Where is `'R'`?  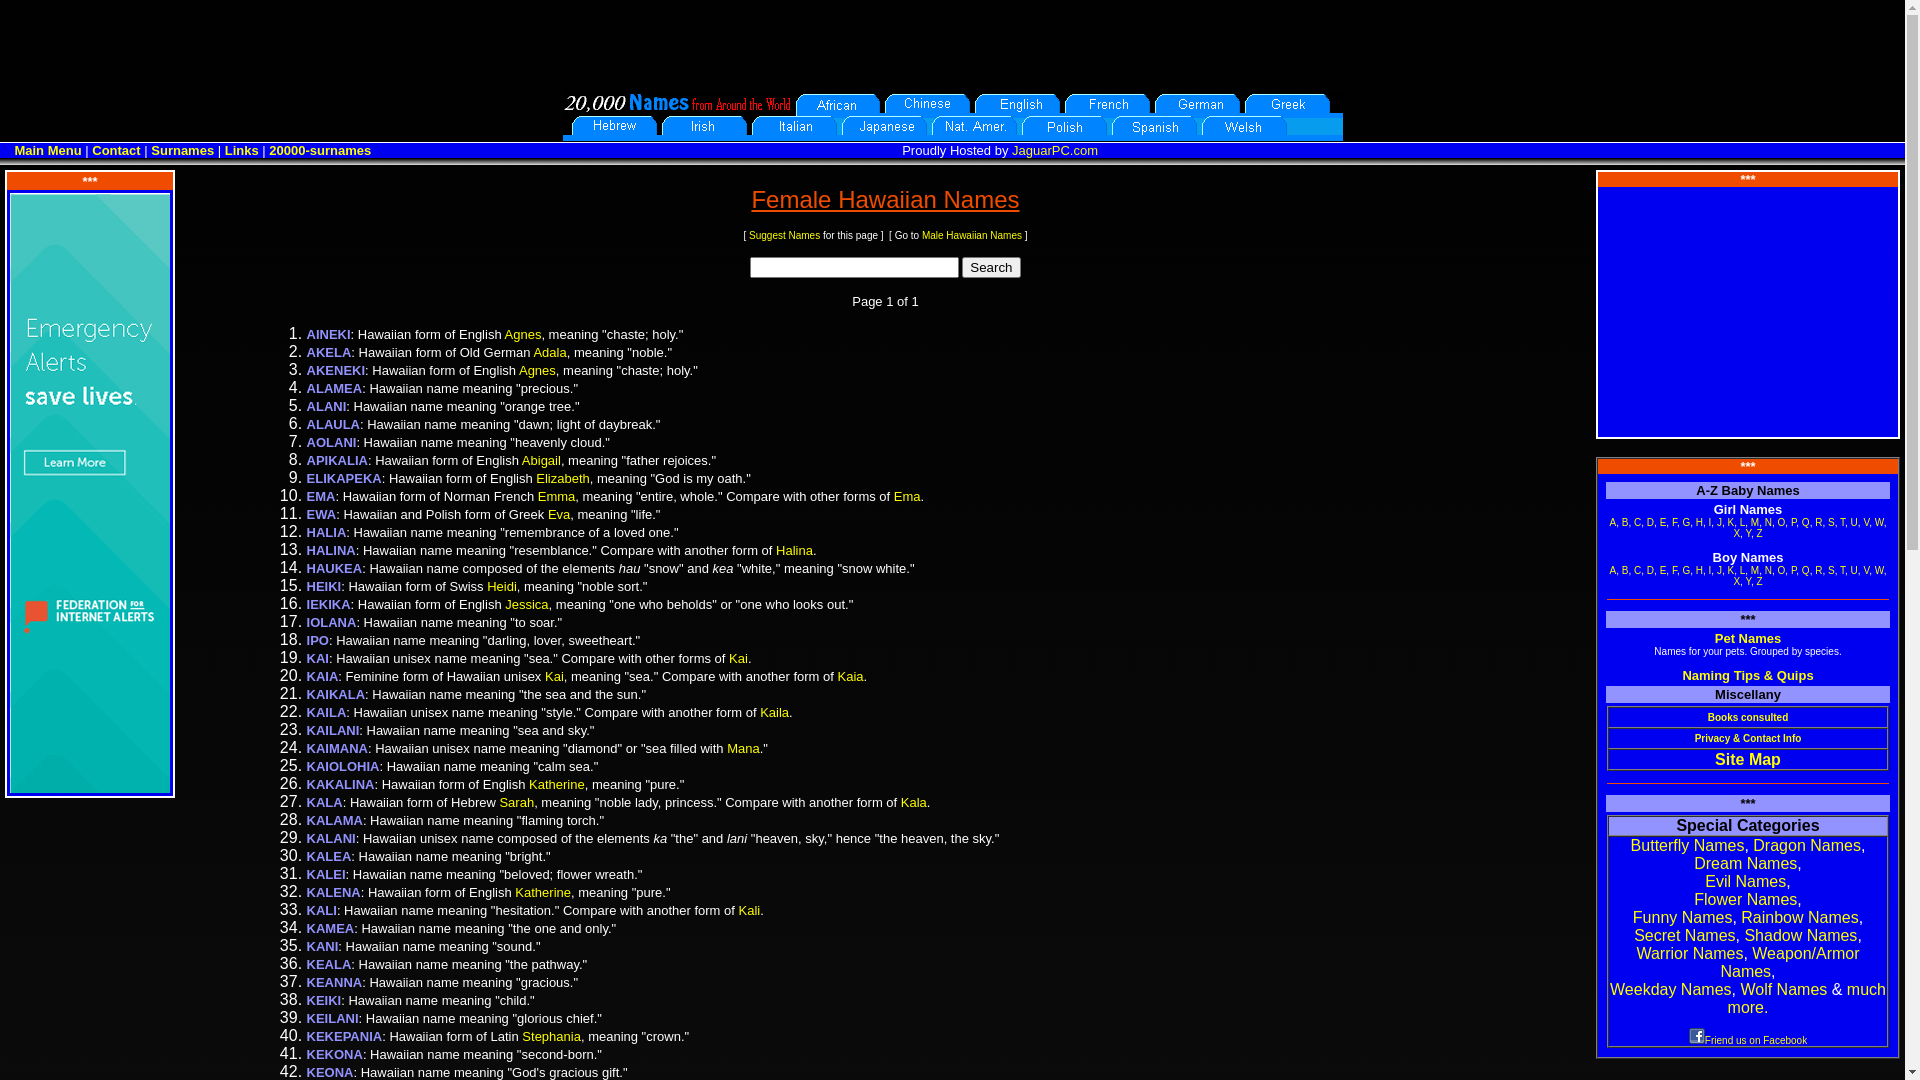
'R' is located at coordinates (1818, 570).